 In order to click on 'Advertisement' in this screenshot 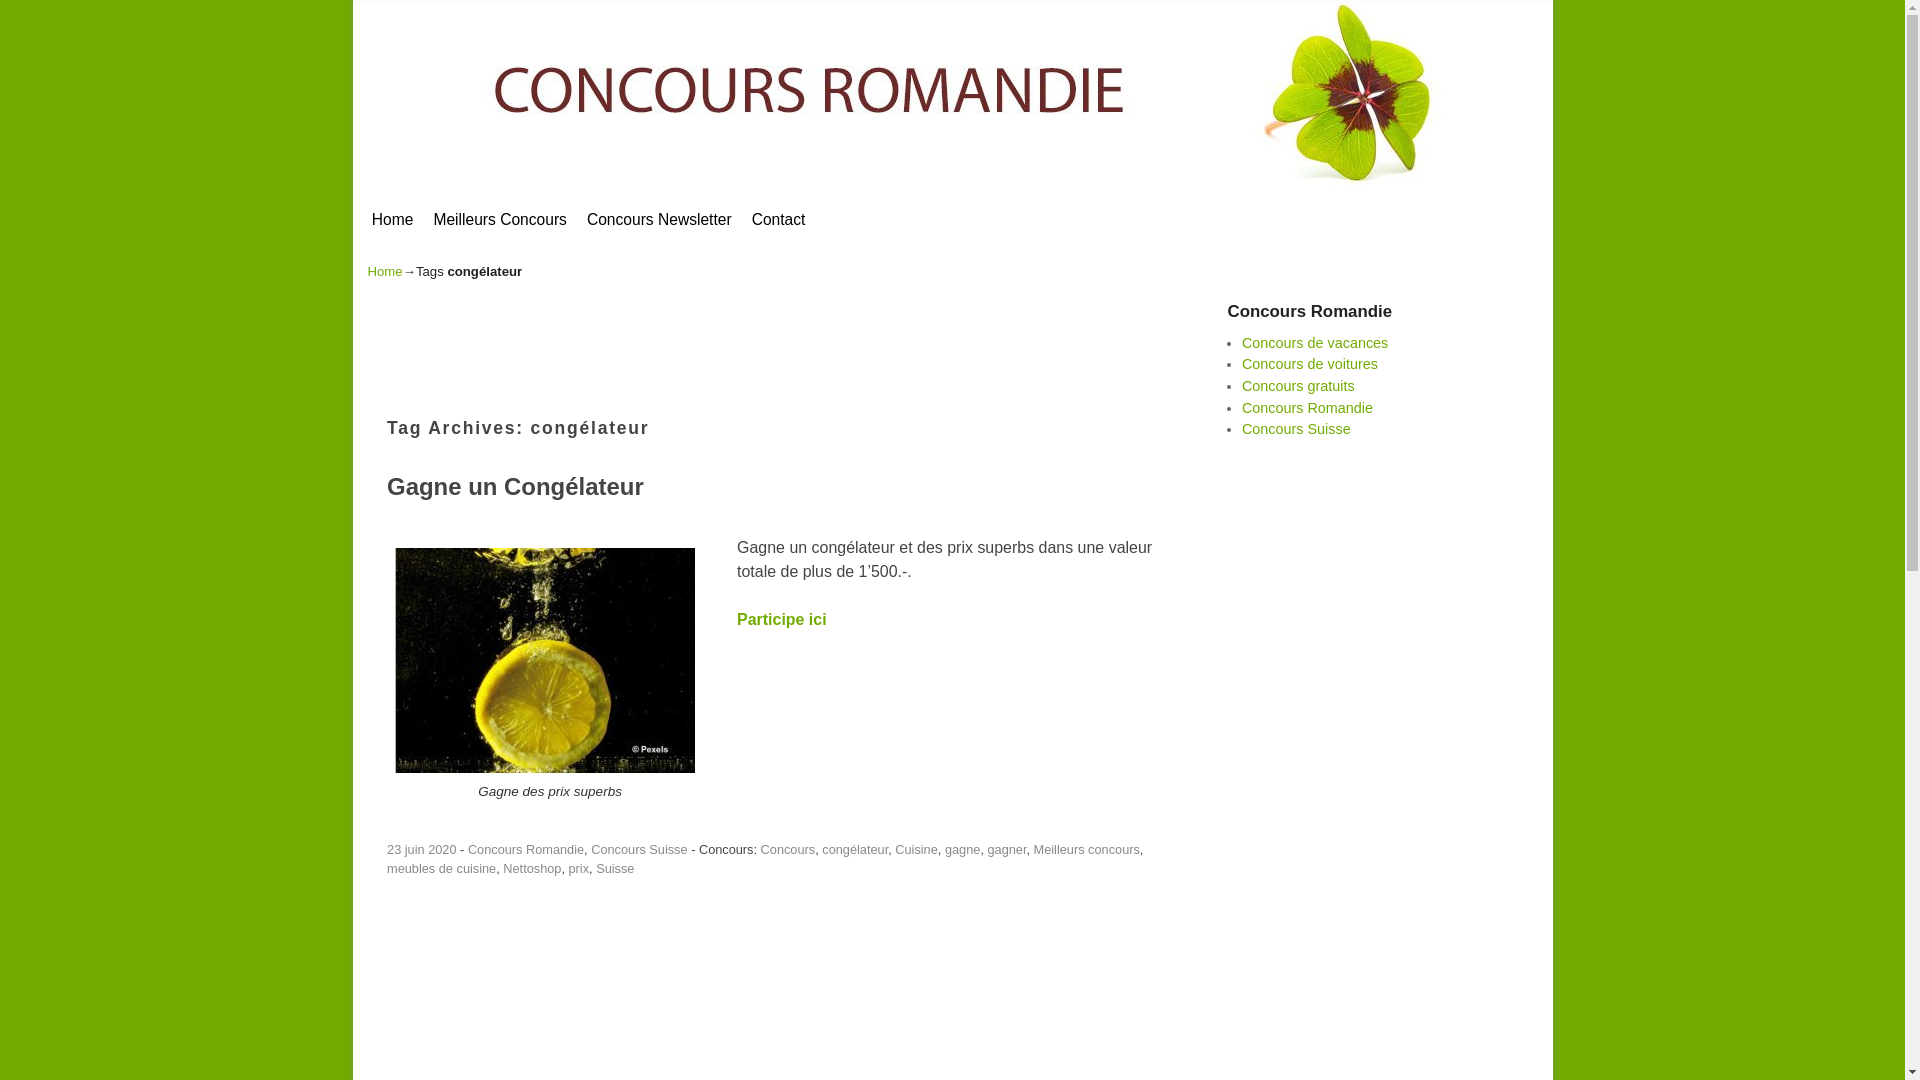, I will do `click(727, 971)`.